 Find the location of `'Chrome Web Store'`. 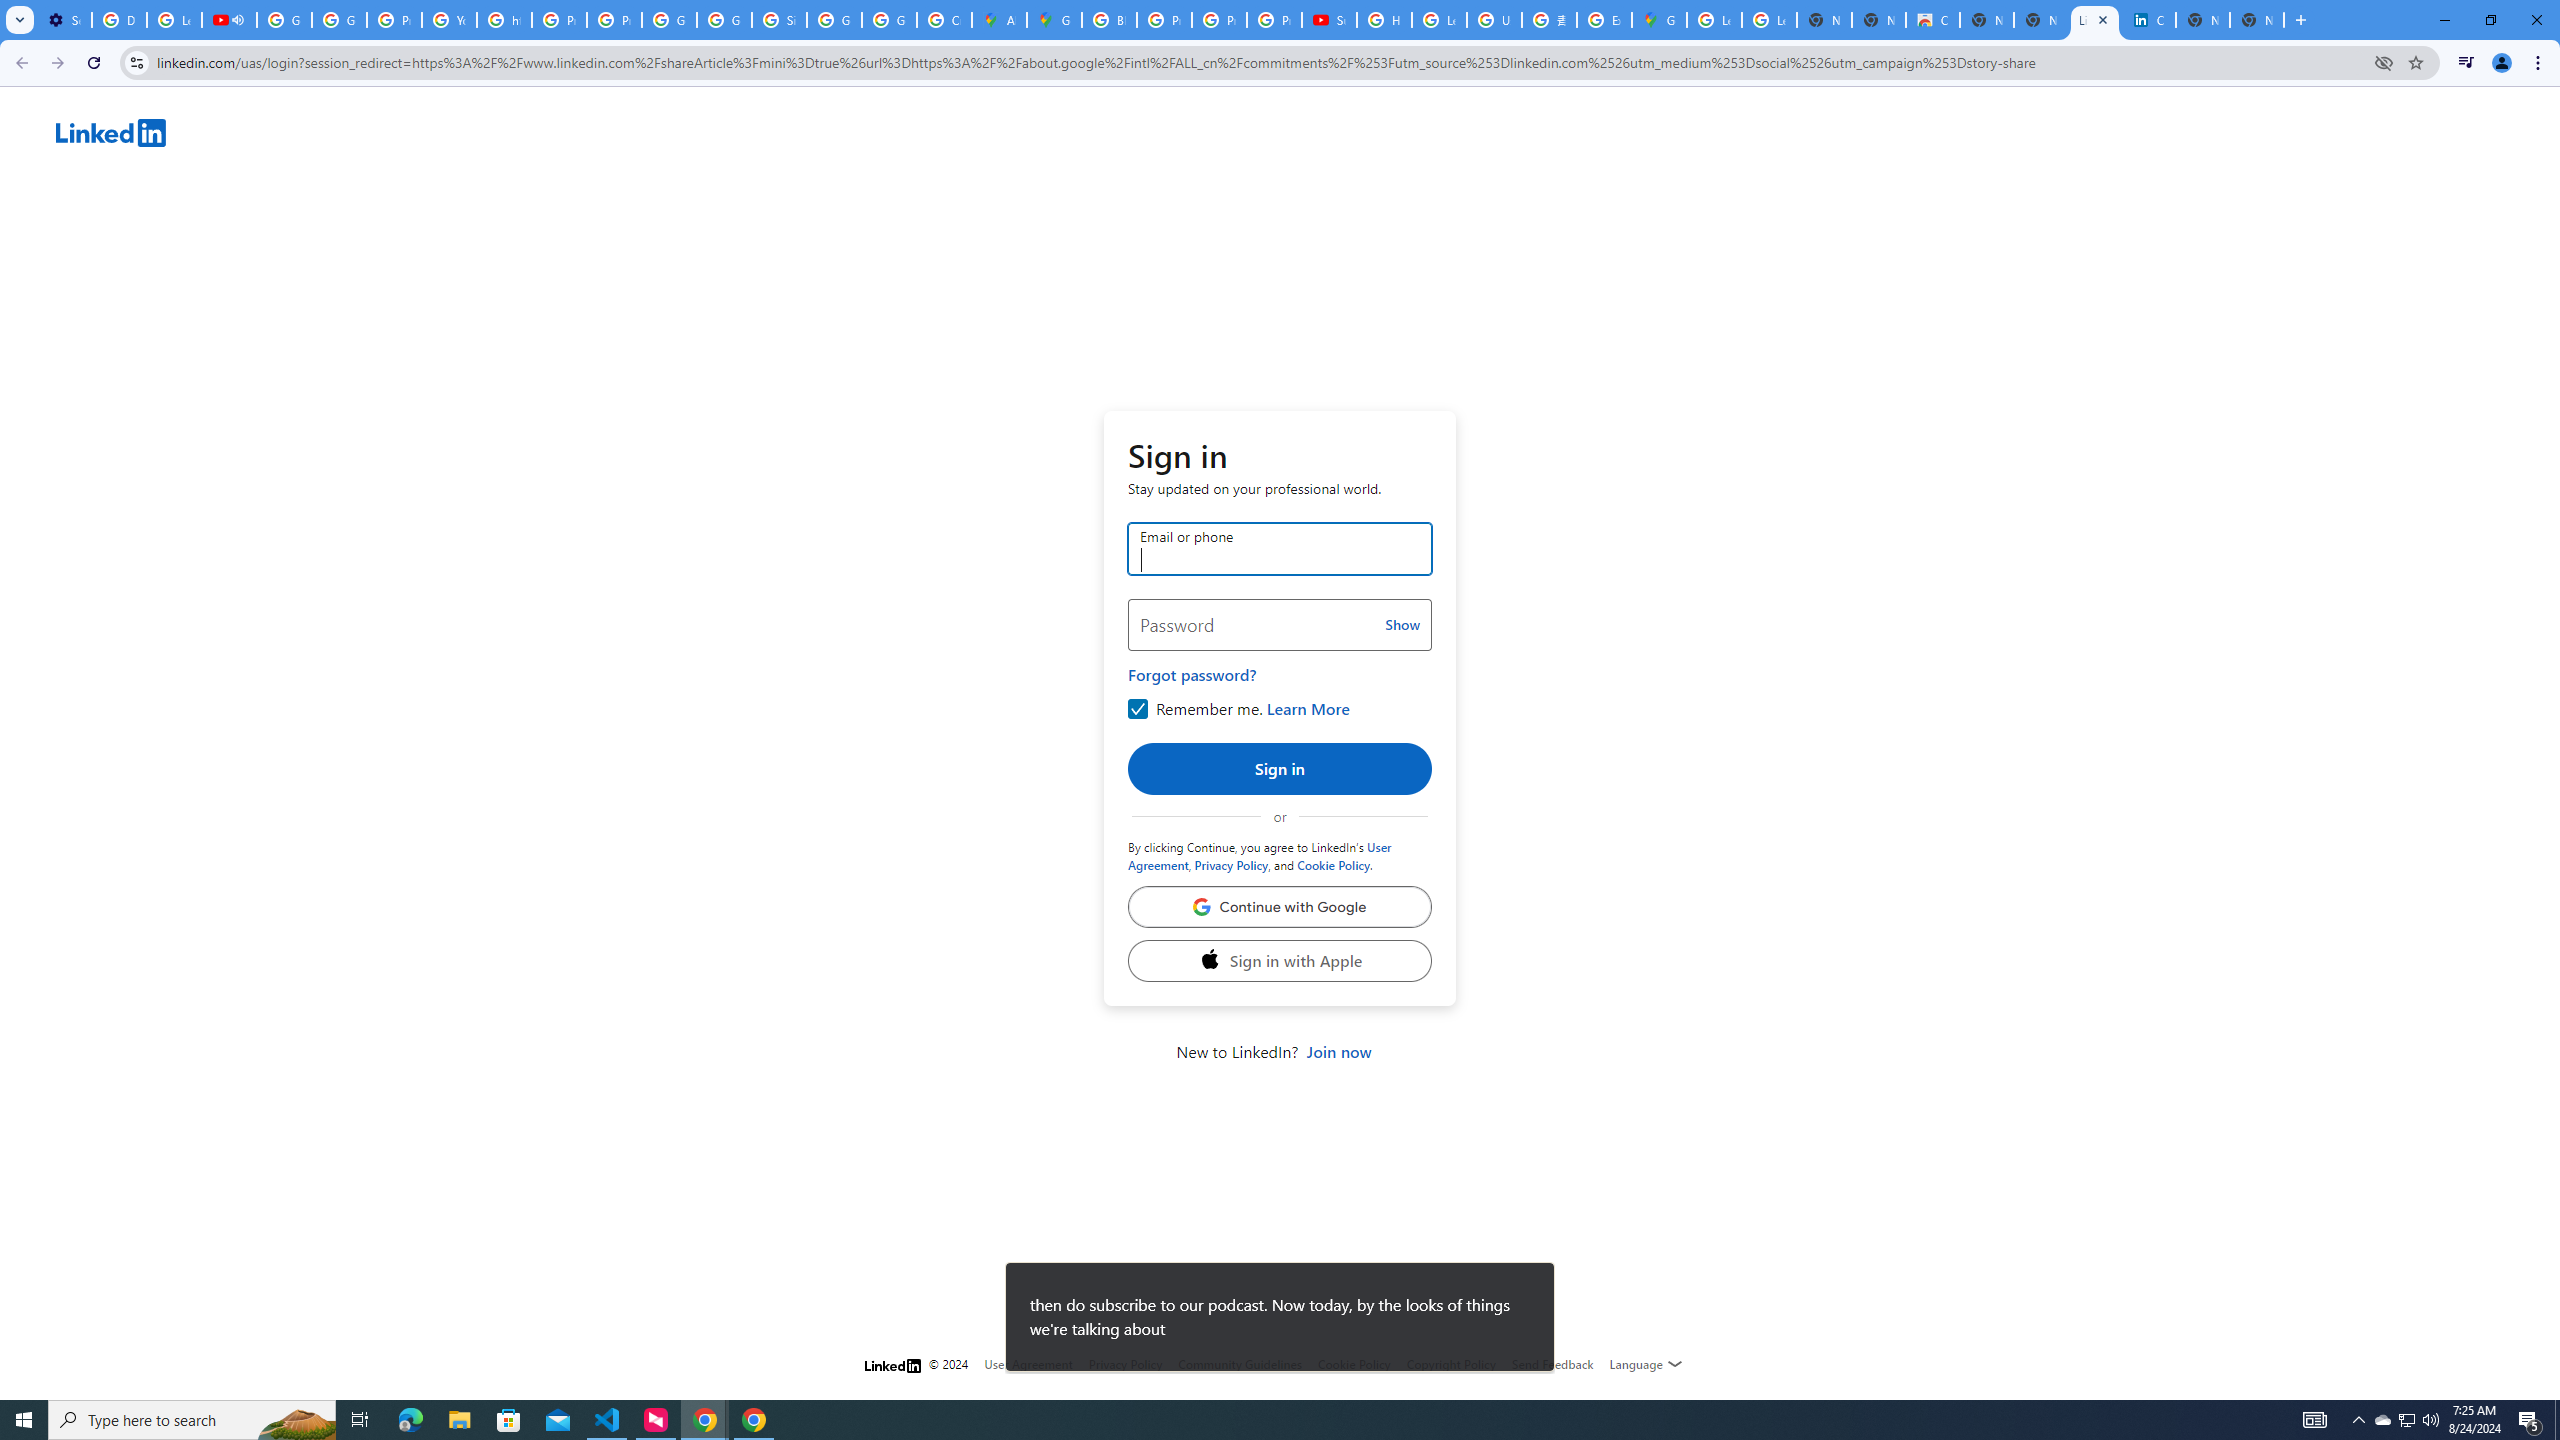

'Chrome Web Store' is located at coordinates (1932, 19).